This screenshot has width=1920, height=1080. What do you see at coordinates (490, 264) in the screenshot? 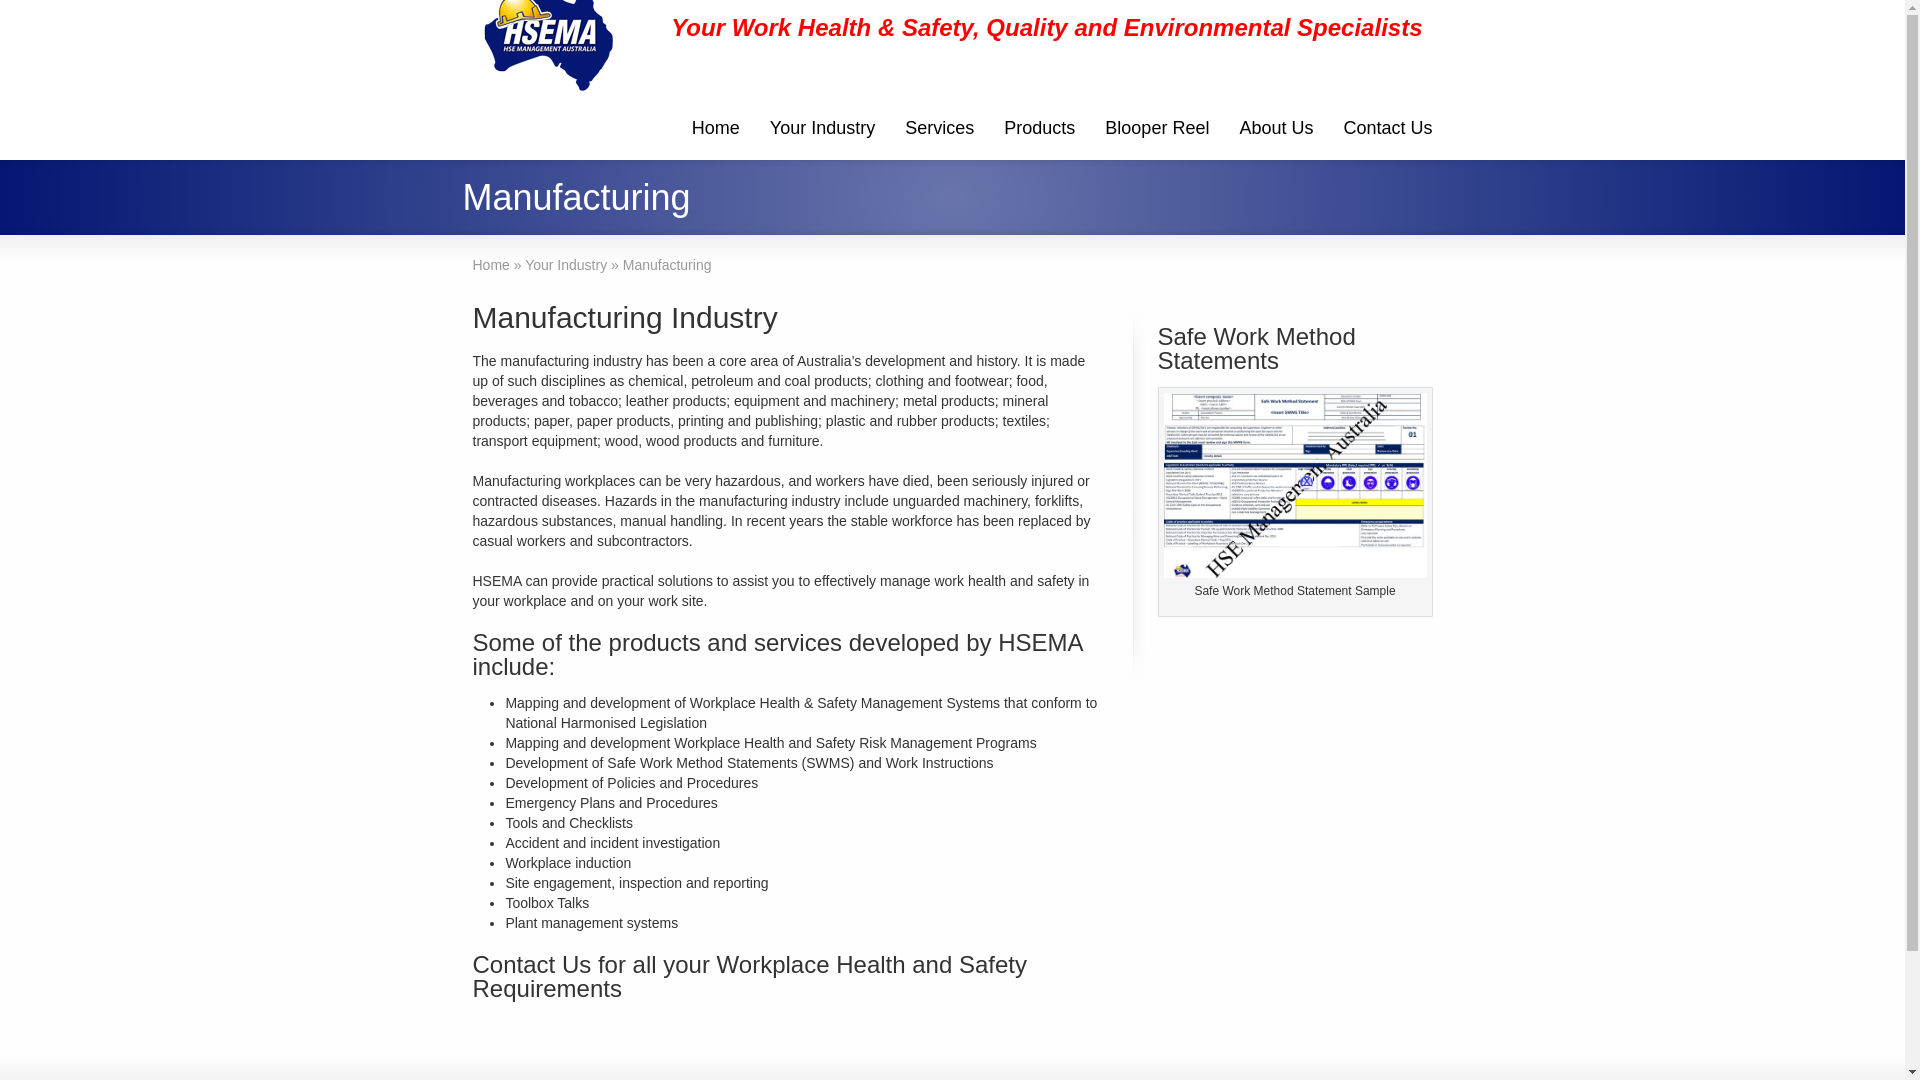
I see `'Home'` at bounding box center [490, 264].